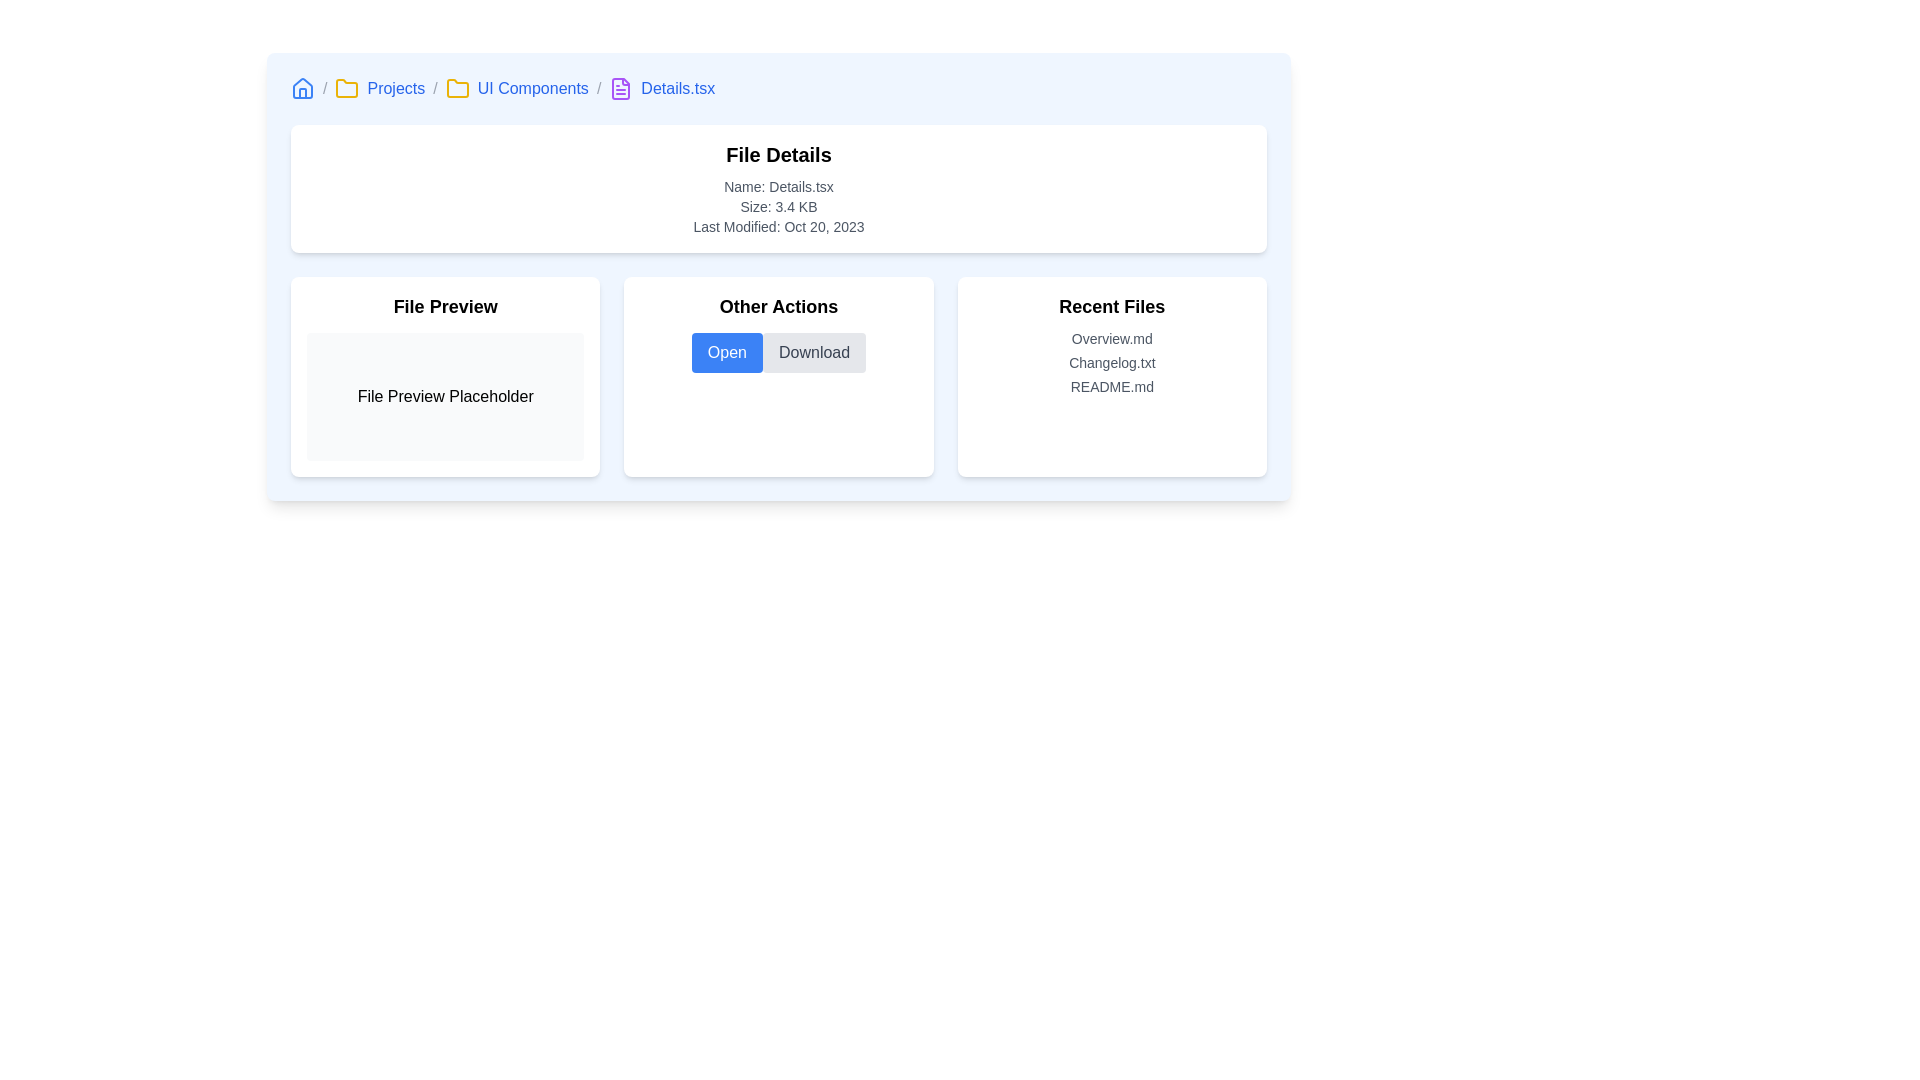  What do you see at coordinates (777, 226) in the screenshot?
I see `the text label displaying the last modified date in the 'File Details' section, which is the last row following the 'Size' detail` at bounding box center [777, 226].